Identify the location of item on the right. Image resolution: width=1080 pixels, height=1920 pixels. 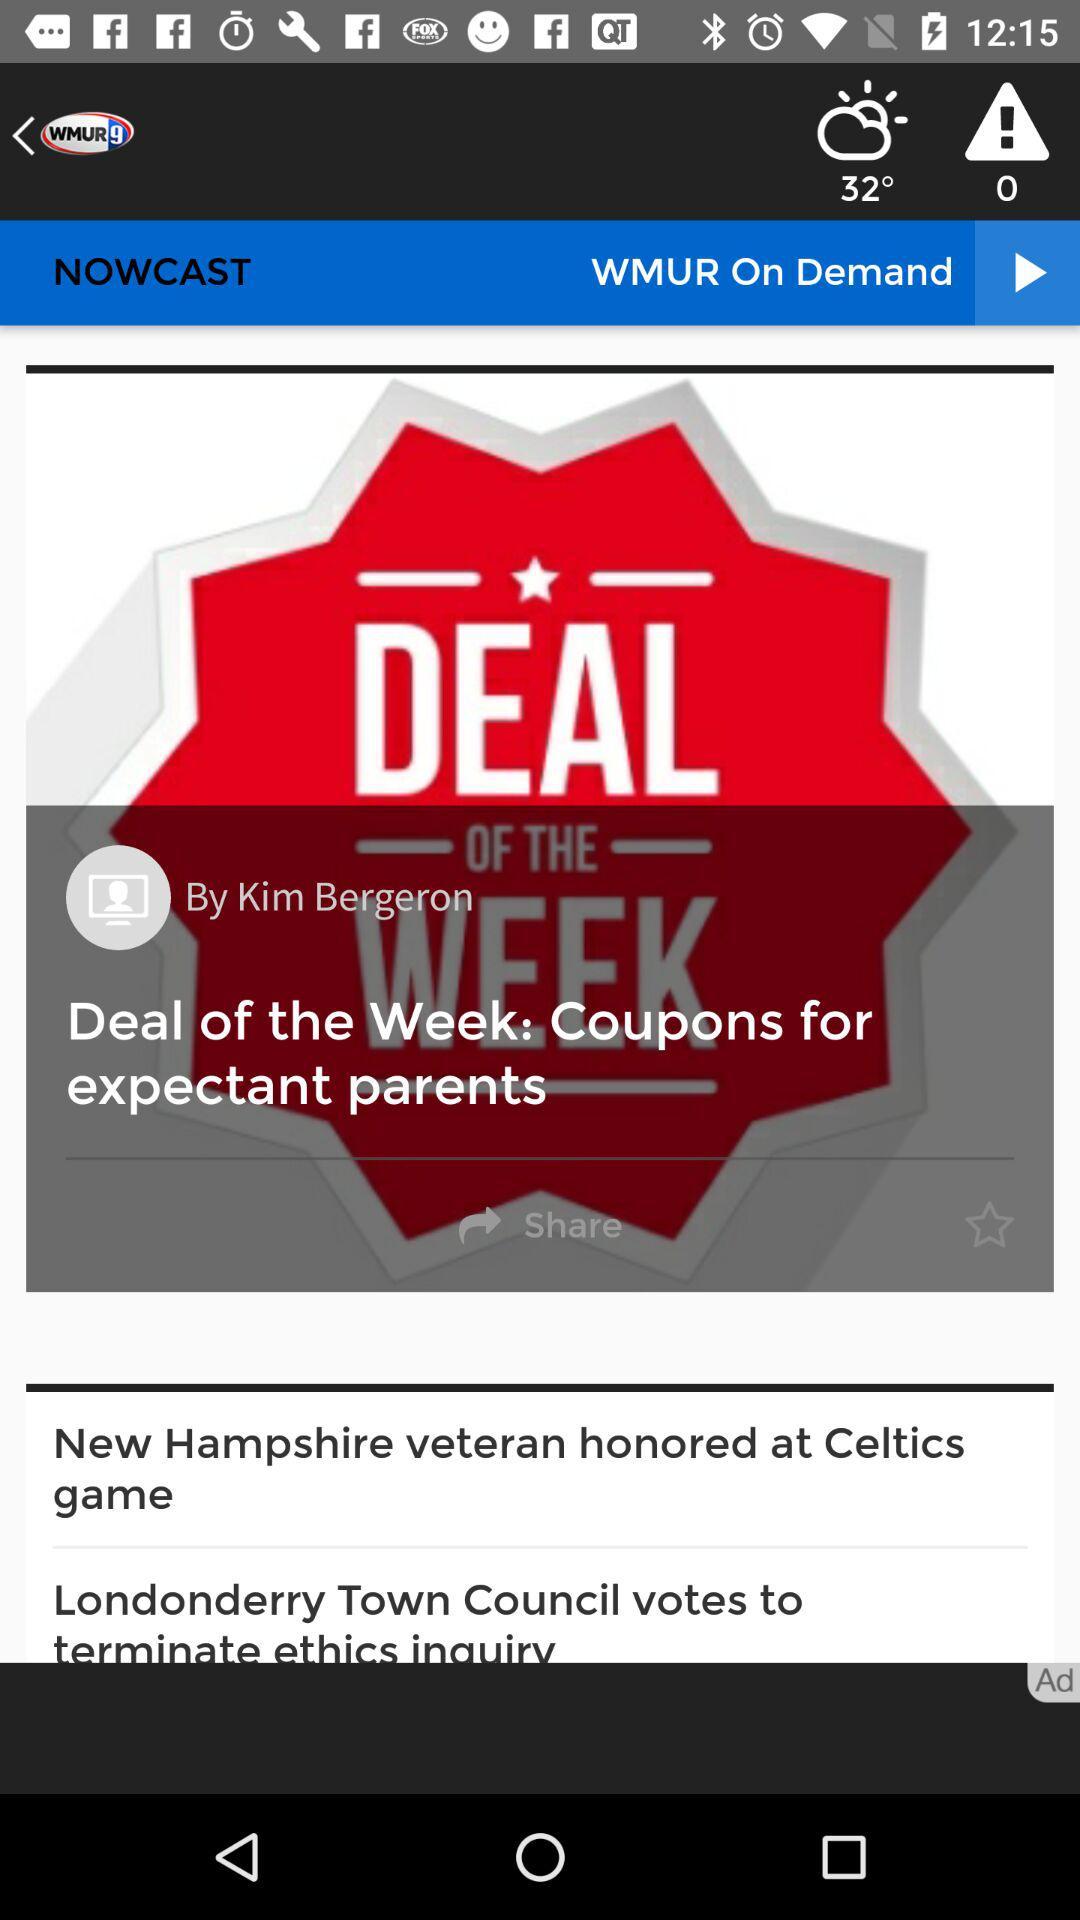
(988, 1225).